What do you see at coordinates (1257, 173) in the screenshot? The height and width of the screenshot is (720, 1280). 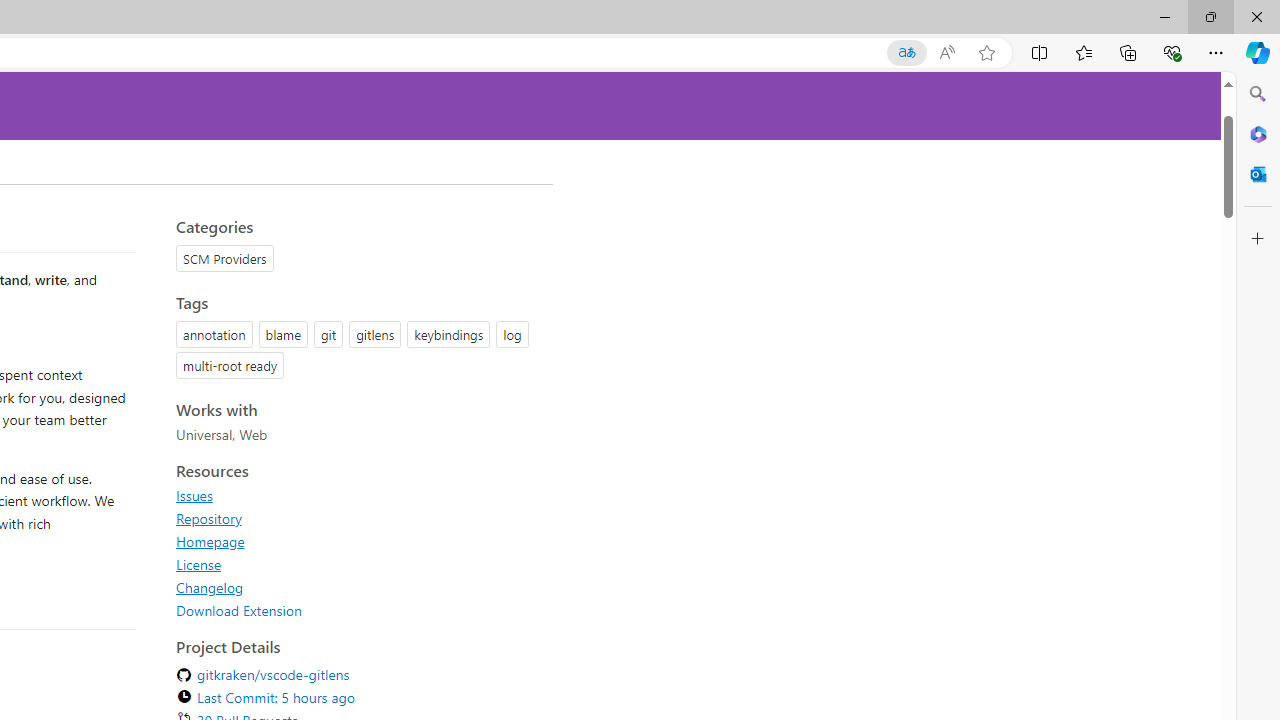 I see `'Outlook'` at bounding box center [1257, 173].